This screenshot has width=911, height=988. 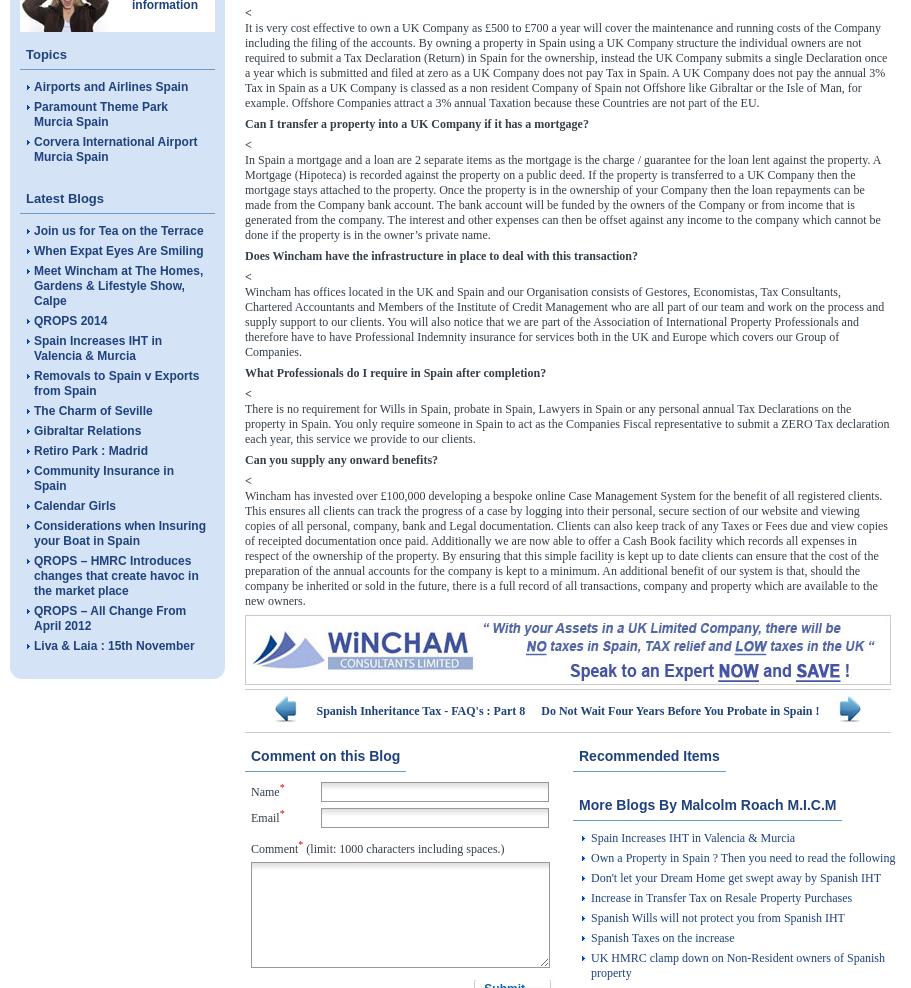 I want to click on '(limit: 1000 characters including spaces.)', so click(x=402, y=848).